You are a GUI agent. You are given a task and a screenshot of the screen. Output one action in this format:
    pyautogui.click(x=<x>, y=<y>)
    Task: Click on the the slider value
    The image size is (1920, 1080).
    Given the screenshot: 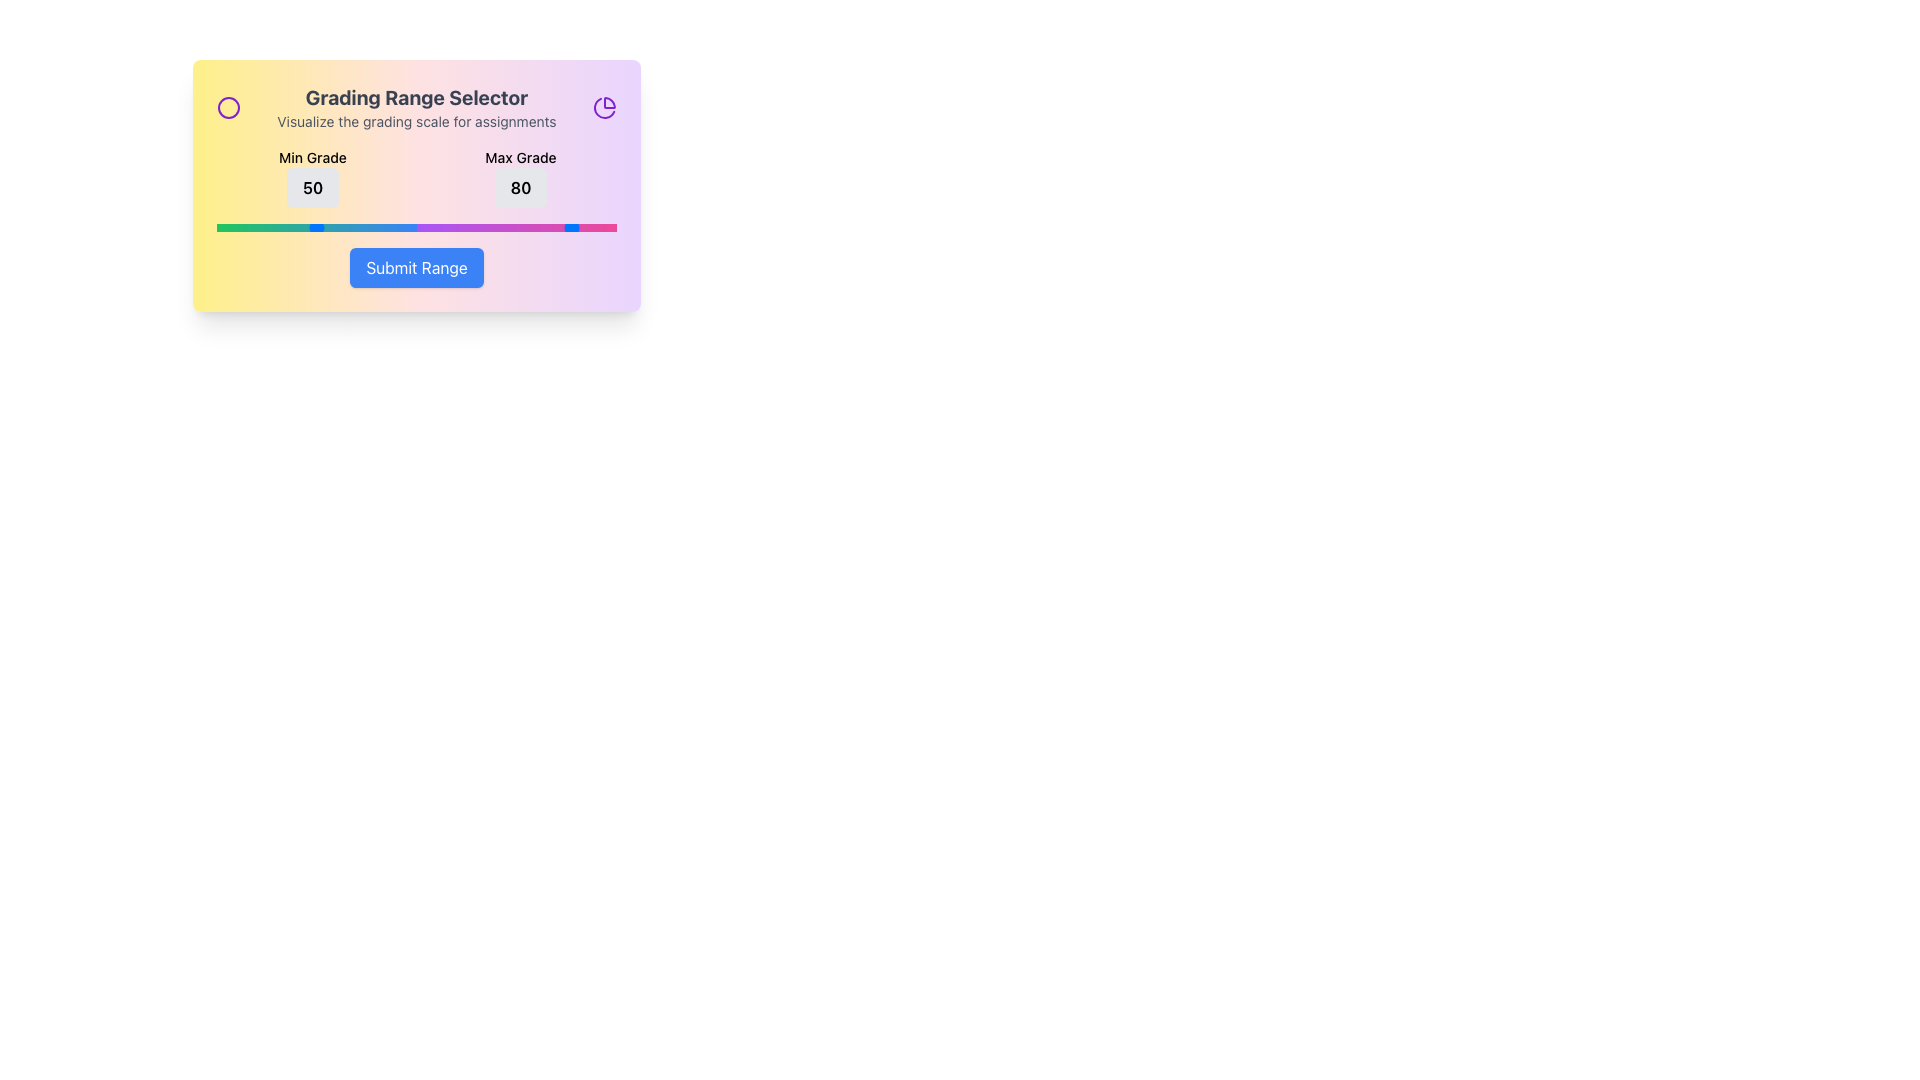 What is the action you would take?
    pyautogui.click(x=434, y=226)
    